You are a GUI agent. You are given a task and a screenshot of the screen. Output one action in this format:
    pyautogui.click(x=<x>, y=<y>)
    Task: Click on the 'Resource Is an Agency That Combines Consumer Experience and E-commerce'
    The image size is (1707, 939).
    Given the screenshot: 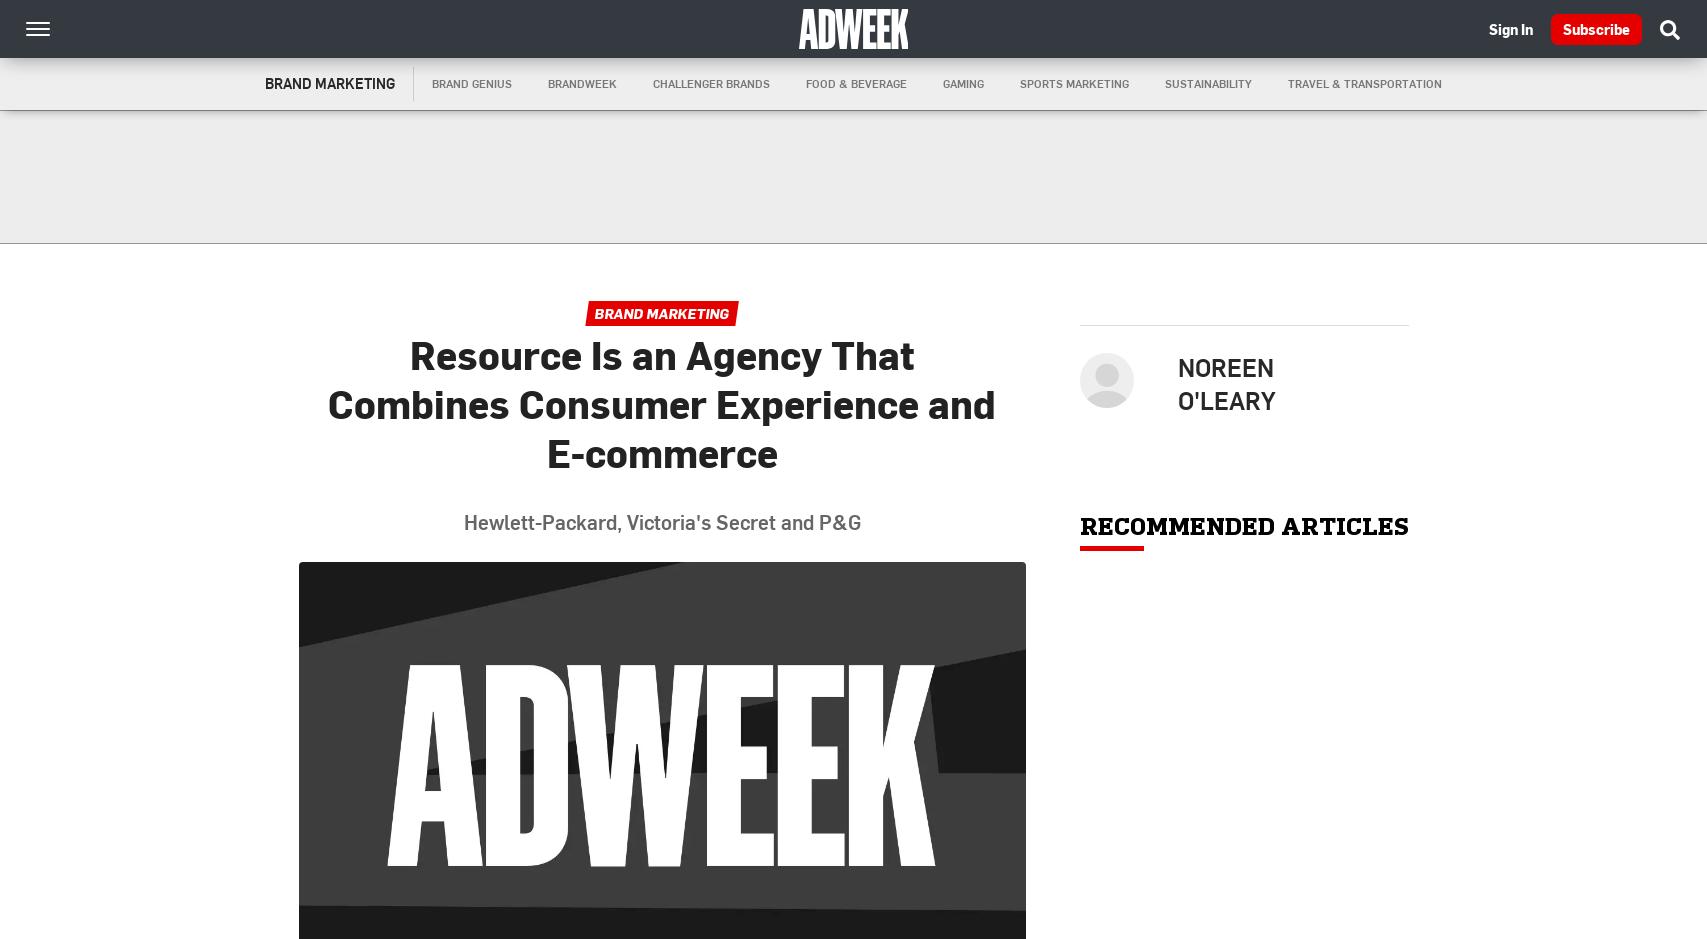 What is the action you would take?
    pyautogui.click(x=661, y=402)
    